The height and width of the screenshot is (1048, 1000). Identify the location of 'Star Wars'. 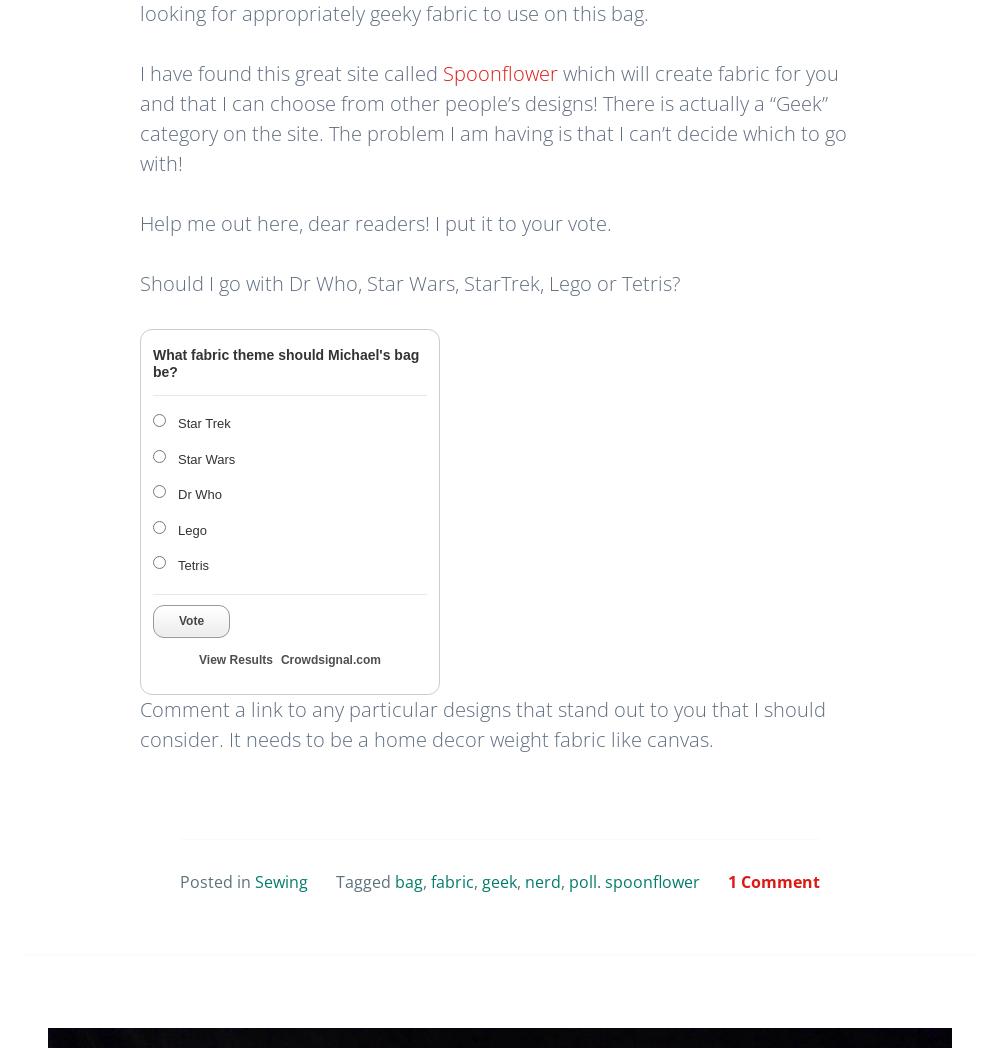
(205, 457).